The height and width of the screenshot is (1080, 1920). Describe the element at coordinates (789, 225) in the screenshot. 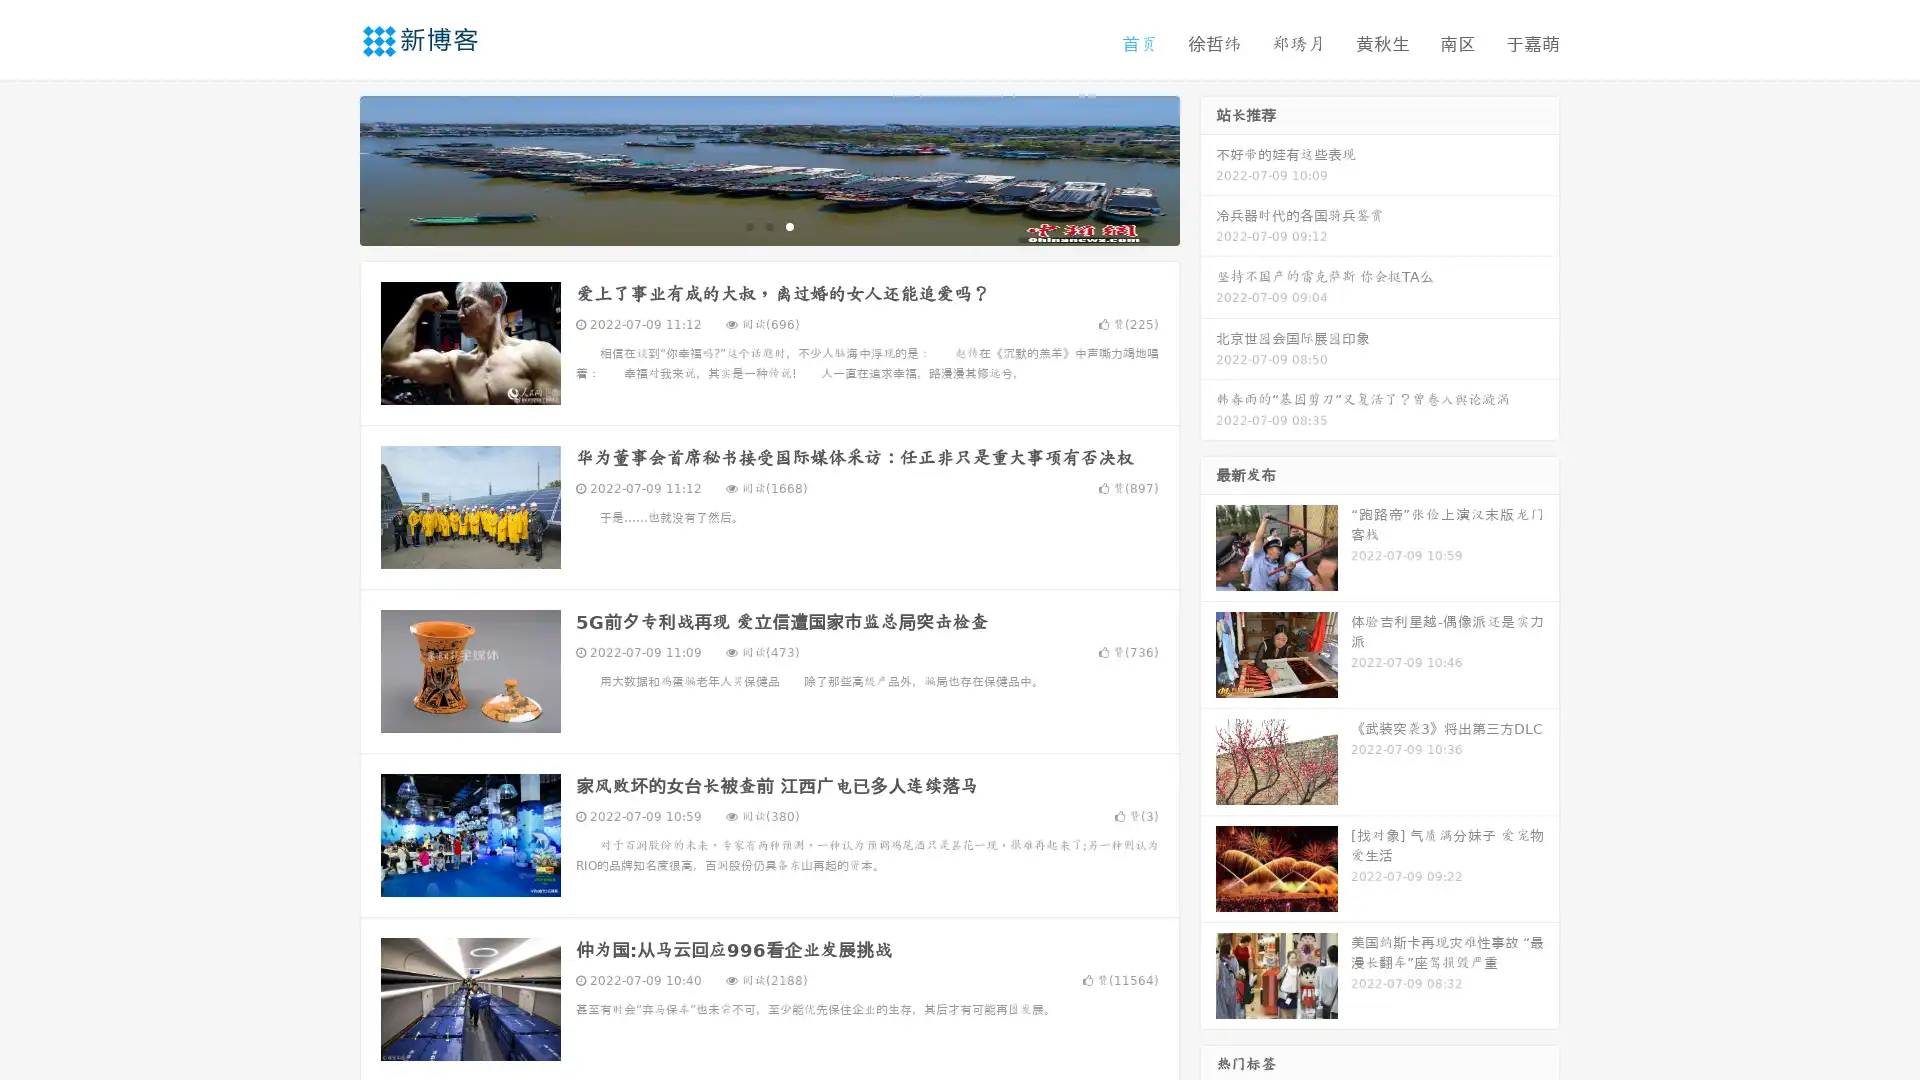

I see `Go to slide 3` at that location.